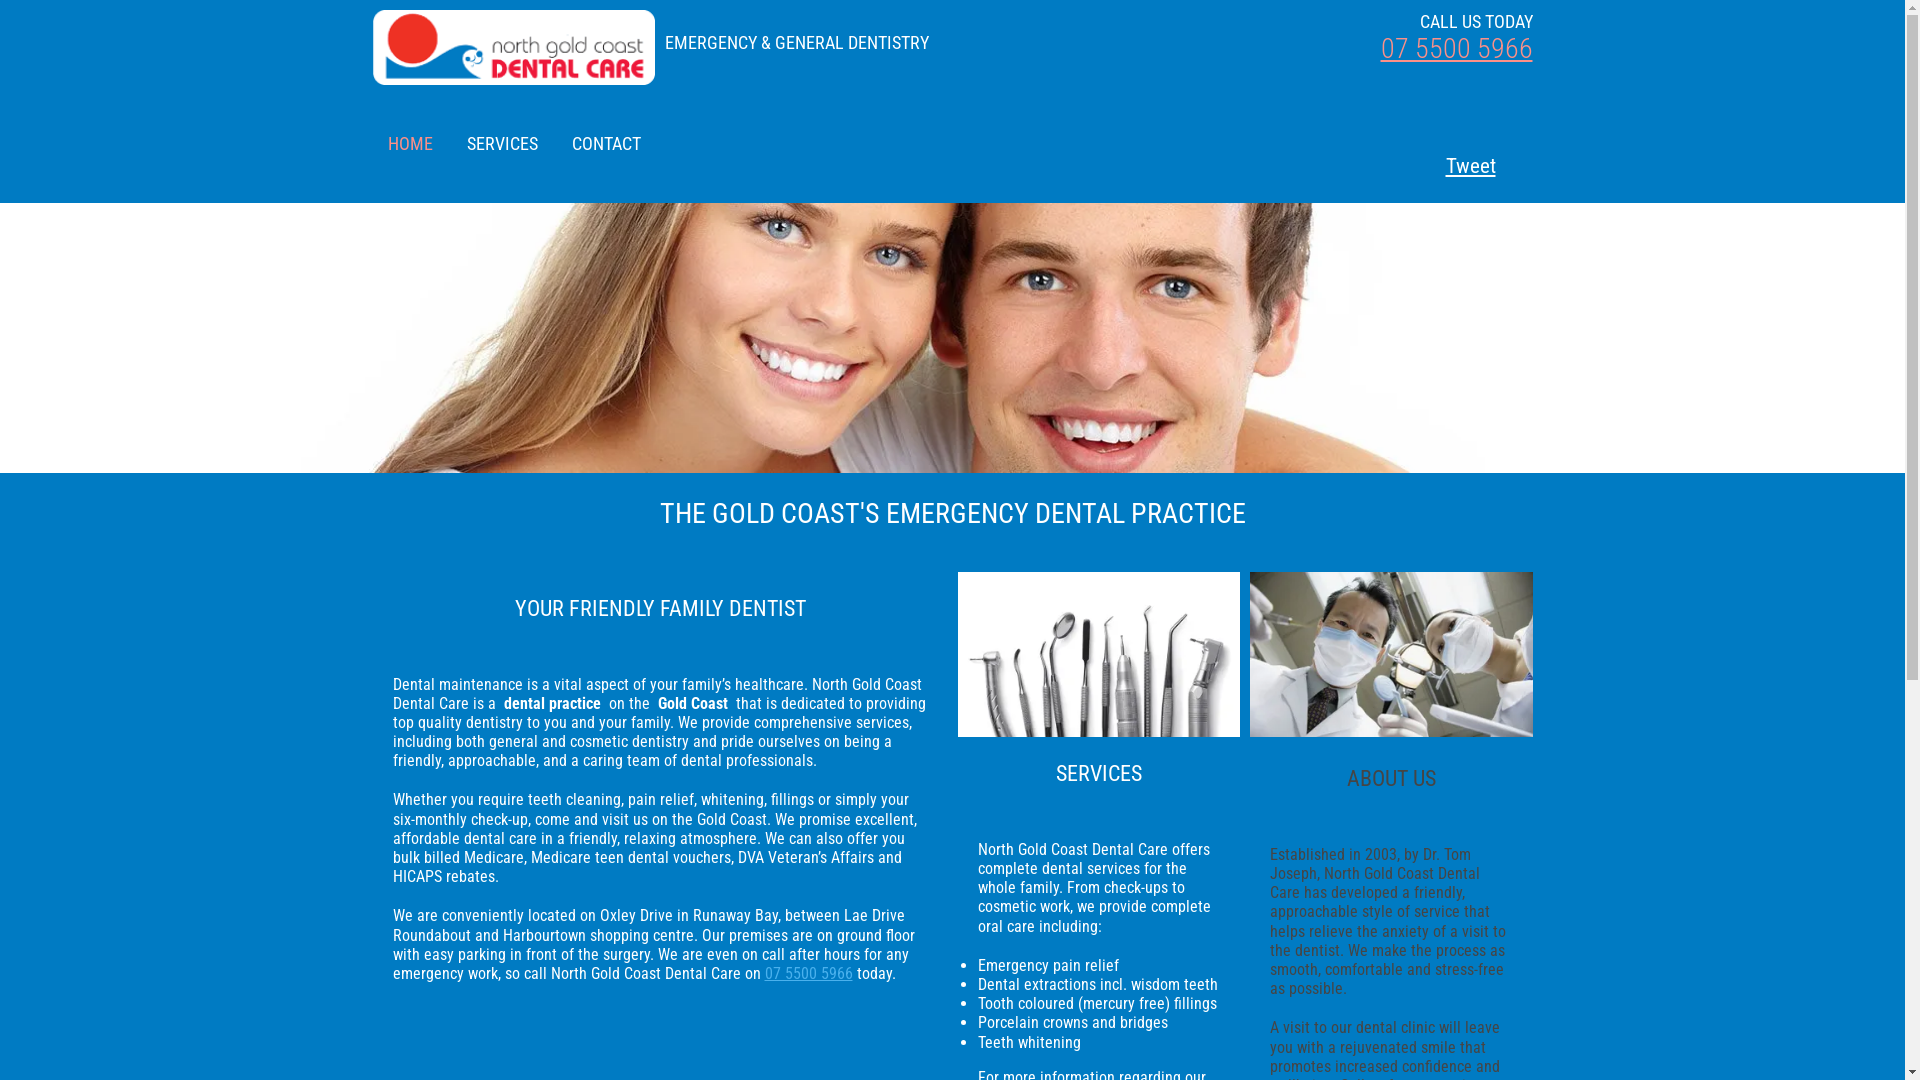 The width and height of the screenshot is (1920, 1080). I want to click on 'Tweet', so click(1455, 164).